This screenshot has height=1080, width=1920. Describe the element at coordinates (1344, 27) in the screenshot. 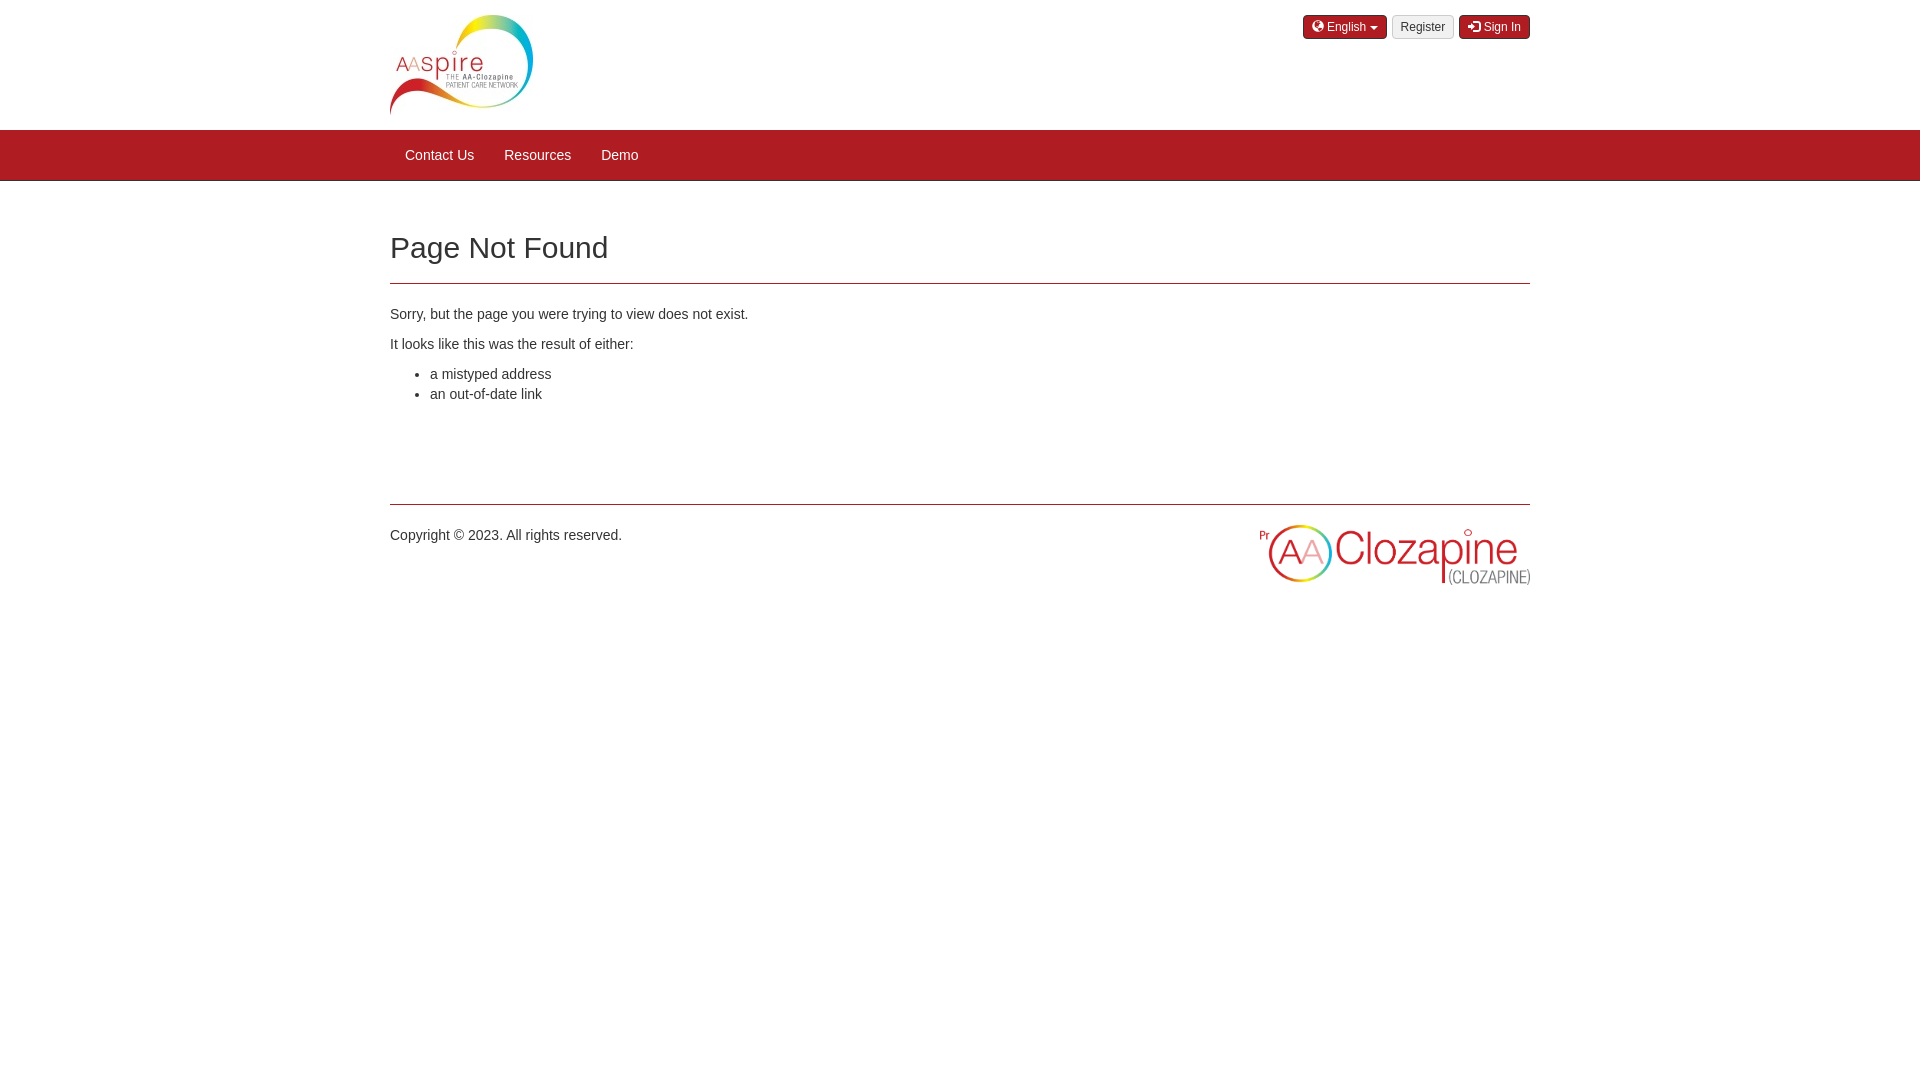

I see `'English'` at that location.